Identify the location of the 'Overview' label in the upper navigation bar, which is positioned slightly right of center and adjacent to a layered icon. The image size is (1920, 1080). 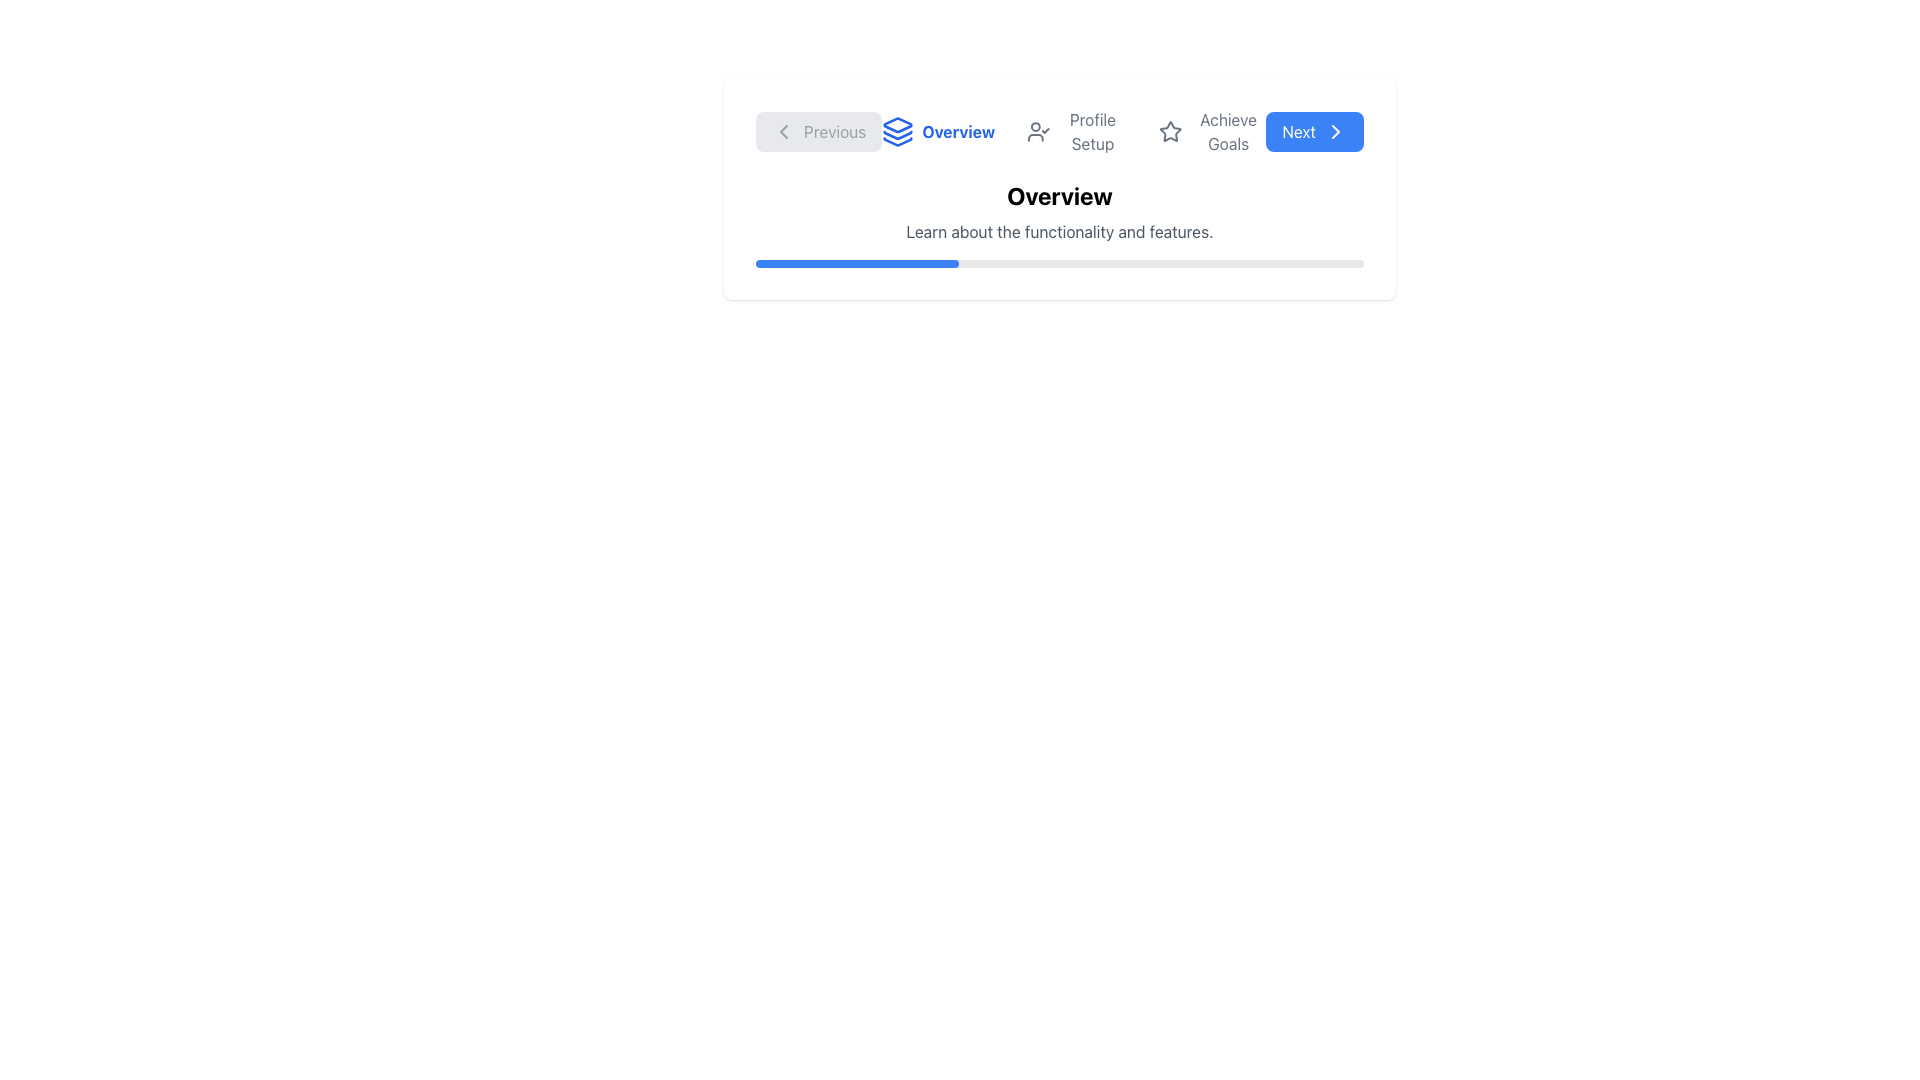
(957, 131).